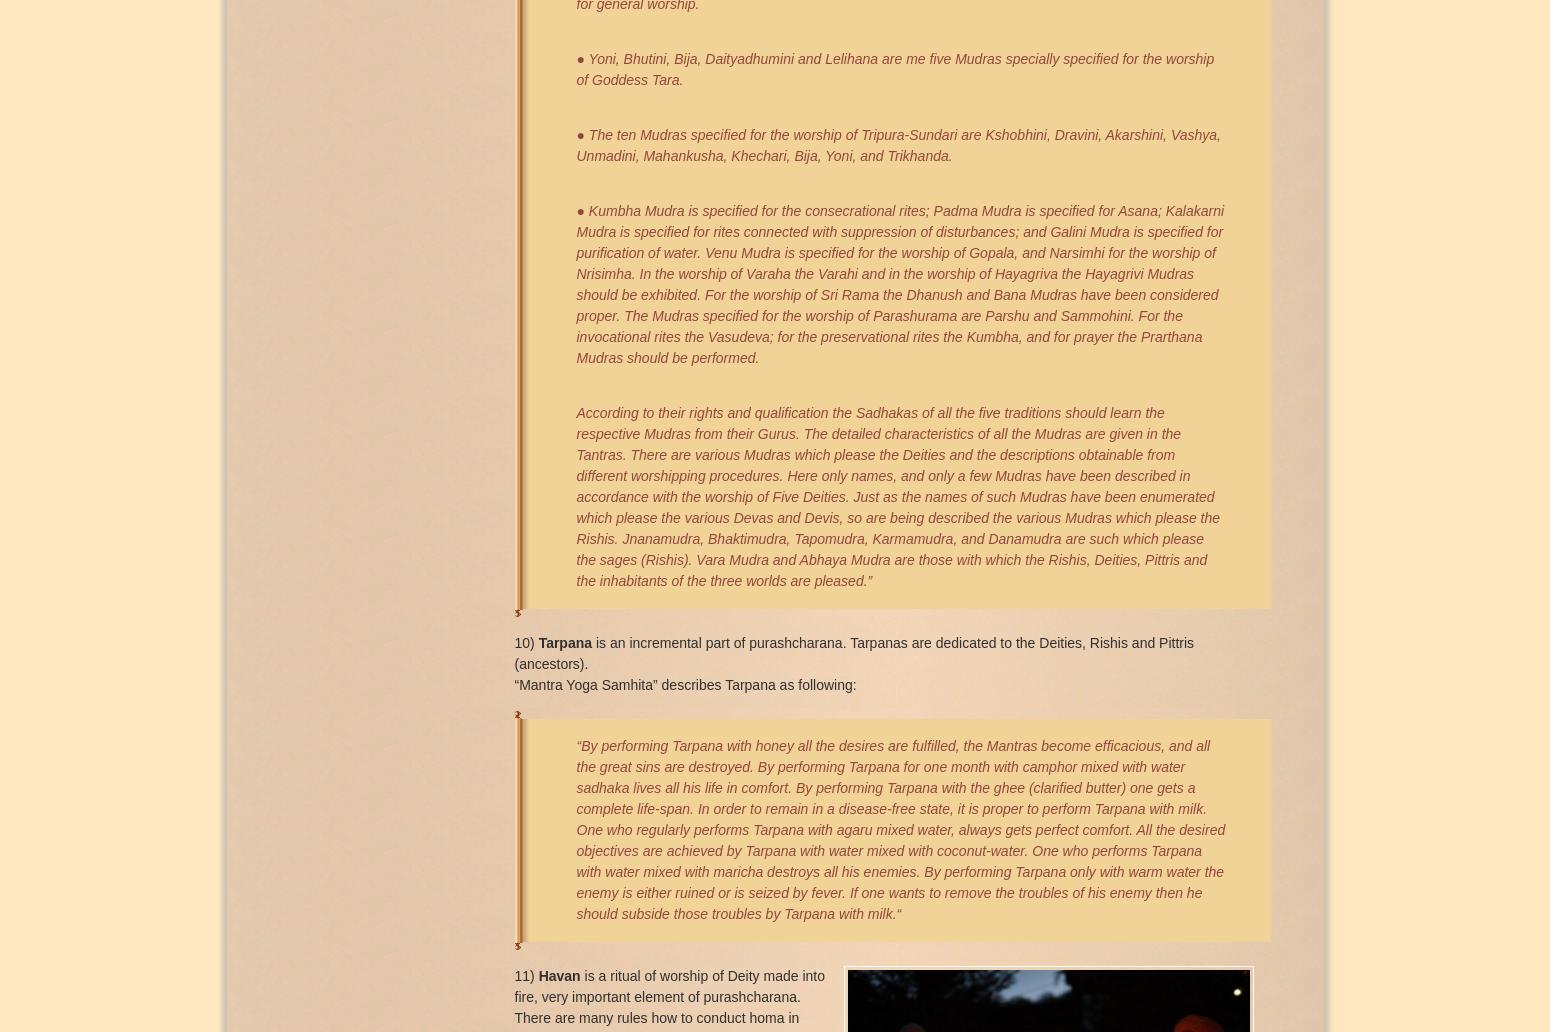 The height and width of the screenshot is (1032, 1550). What do you see at coordinates (525, 974) in the screenshot?
I see `'11)'` at bounding box center [525, 974].